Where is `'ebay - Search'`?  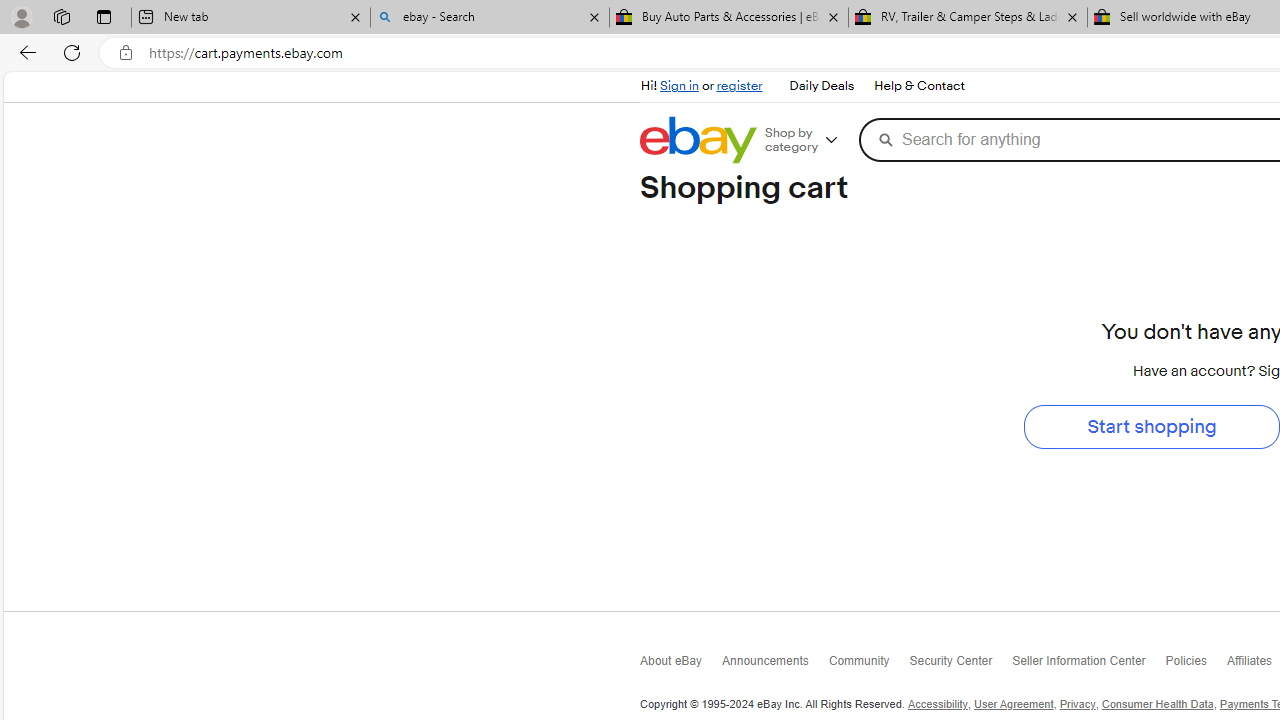 'ebay - Search' is located at coordinates (490, 17).